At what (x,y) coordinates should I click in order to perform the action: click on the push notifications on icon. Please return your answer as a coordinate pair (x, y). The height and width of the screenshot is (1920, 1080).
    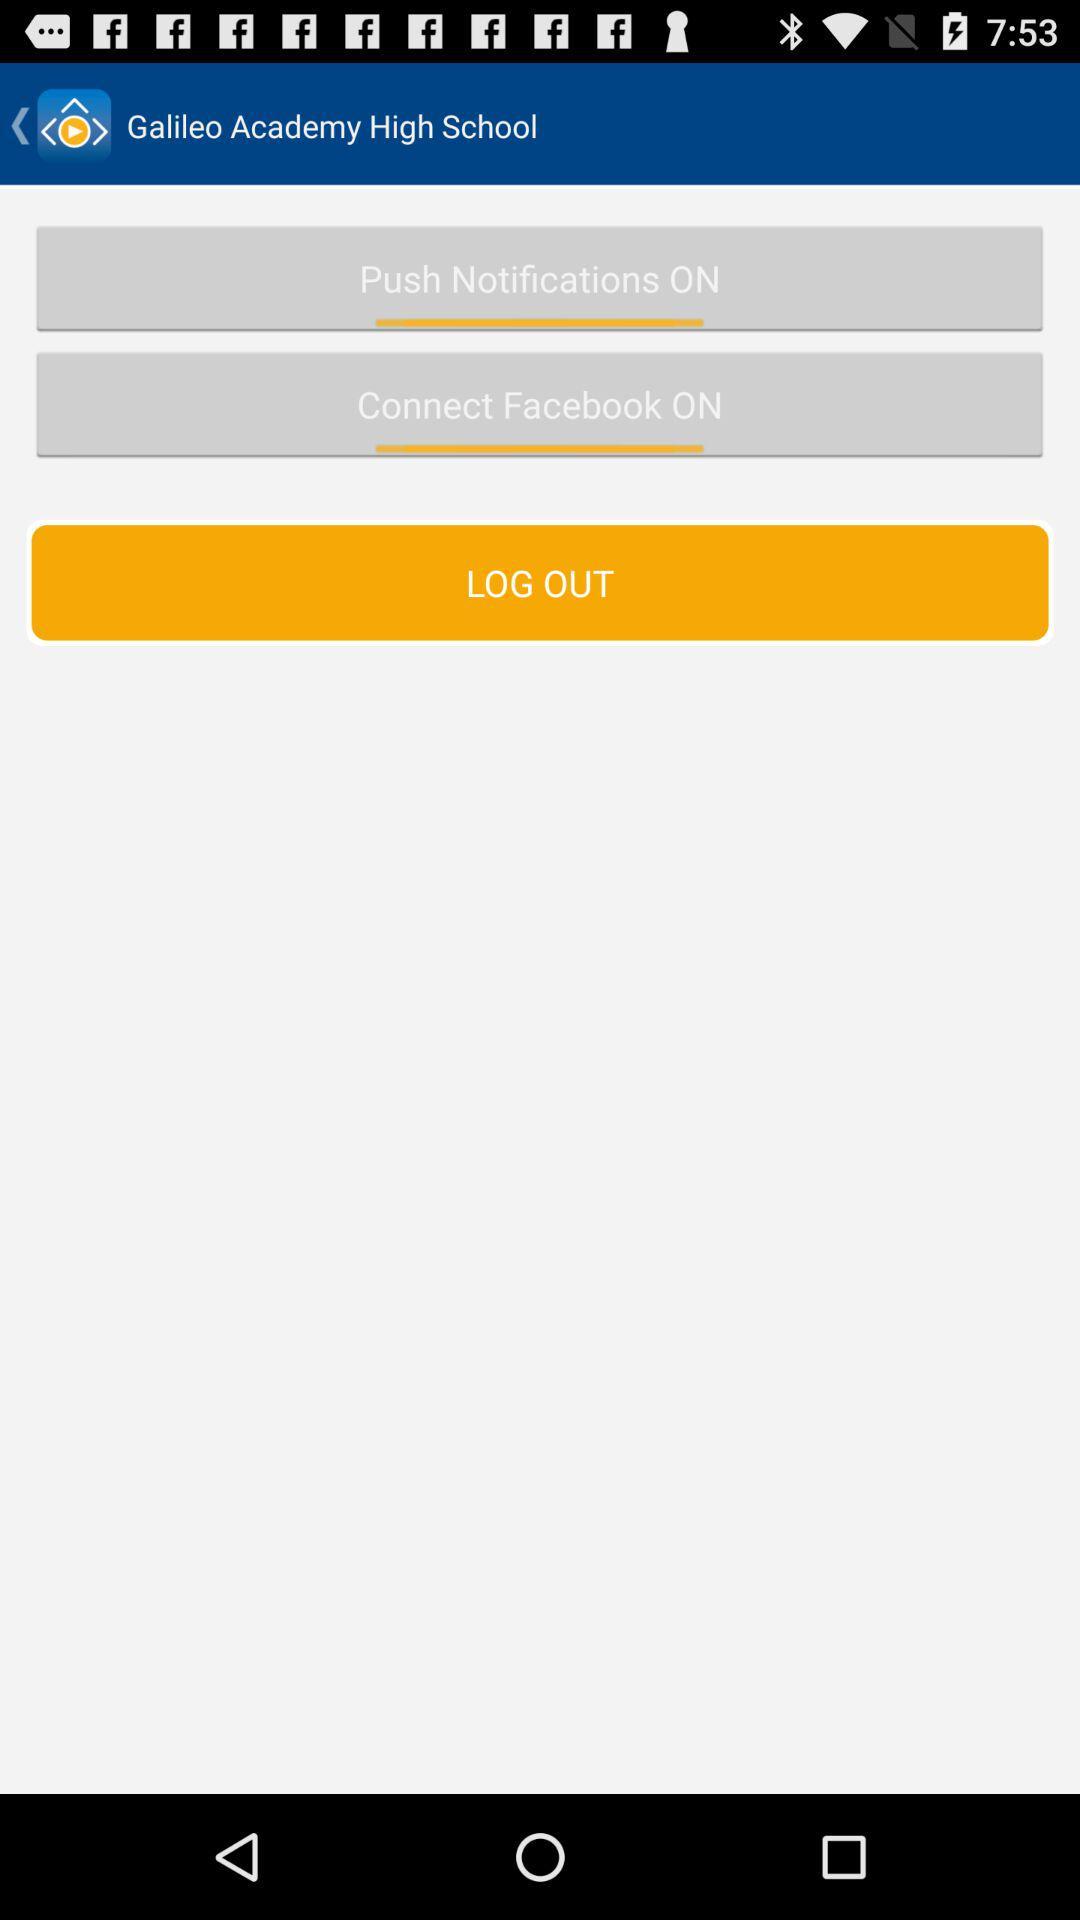
    Looking at the image, I should click on (540, 277).